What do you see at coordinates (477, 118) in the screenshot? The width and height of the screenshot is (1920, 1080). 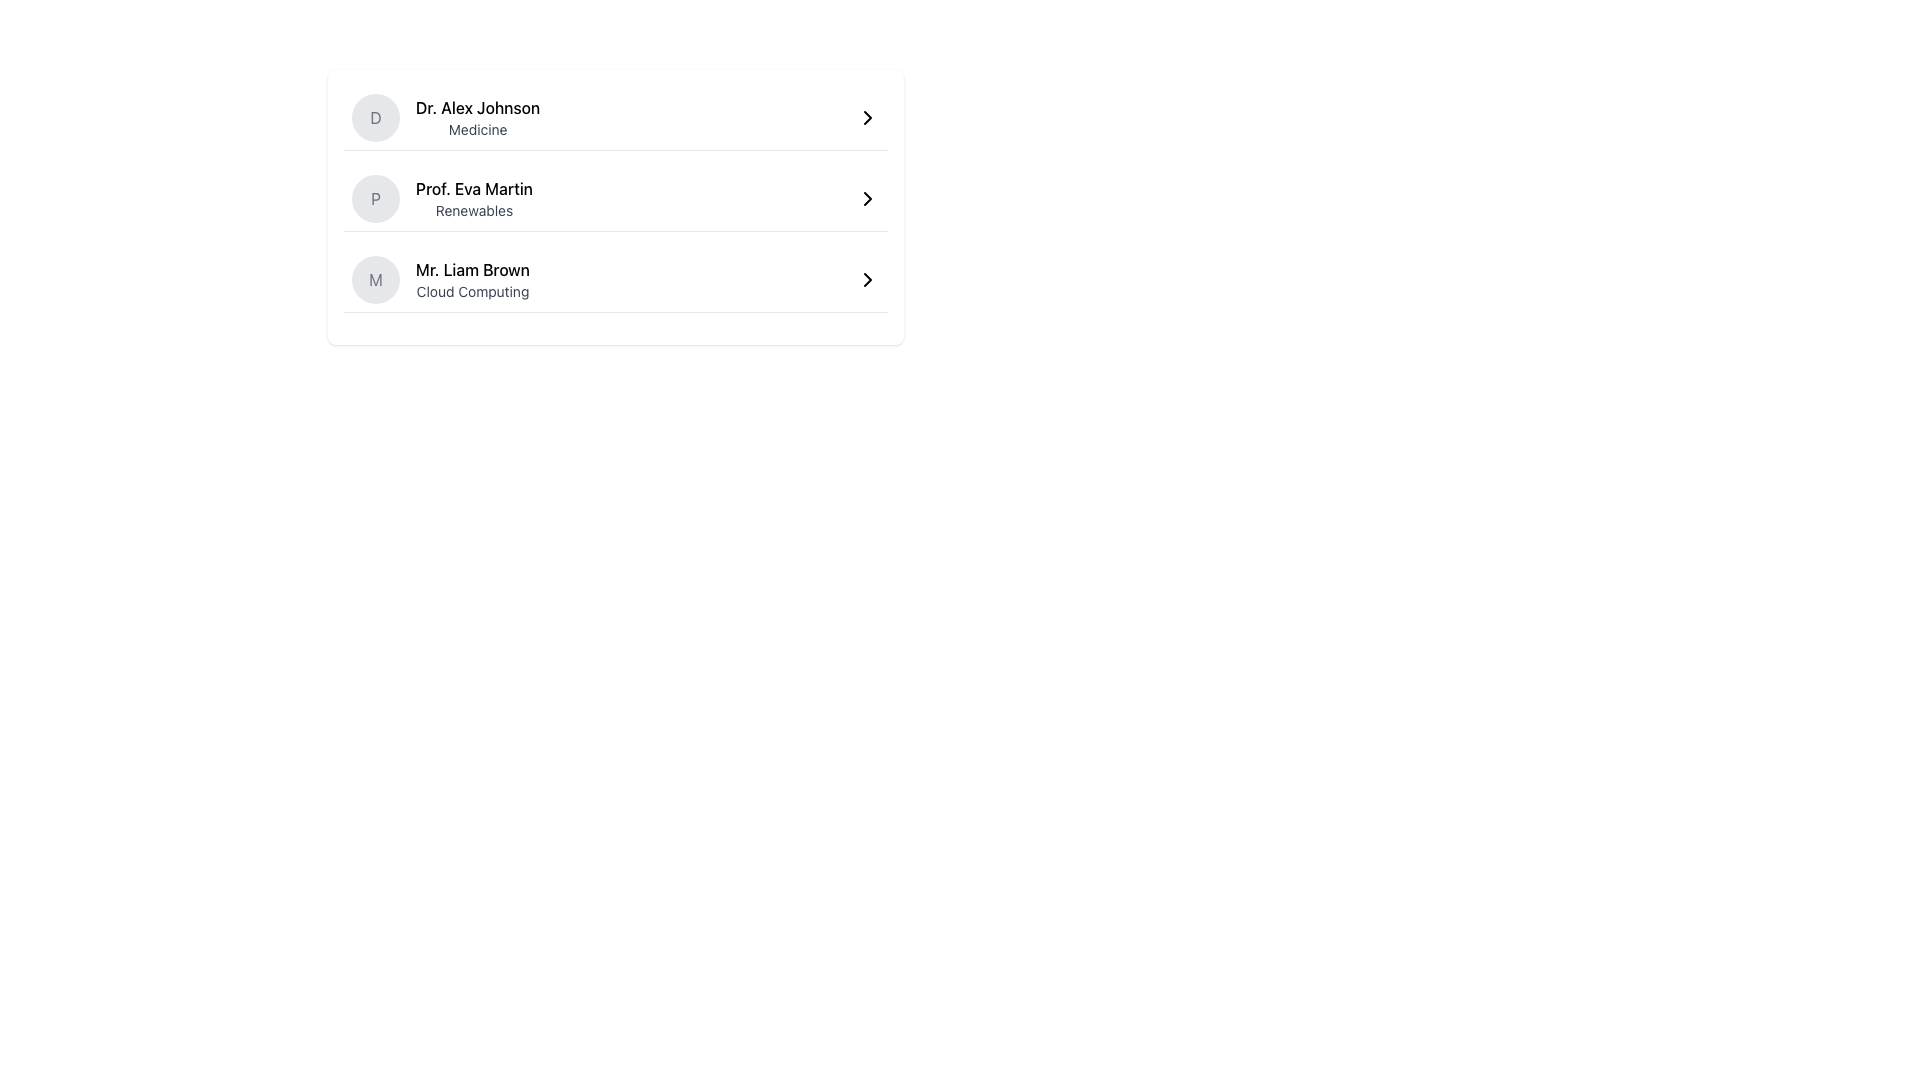 I see `information displayed in the Text Display showing 'Dr. Alex Johnson' and designation 'Medicine', which is the first item in the list layout` at bounding box center [477, 118].